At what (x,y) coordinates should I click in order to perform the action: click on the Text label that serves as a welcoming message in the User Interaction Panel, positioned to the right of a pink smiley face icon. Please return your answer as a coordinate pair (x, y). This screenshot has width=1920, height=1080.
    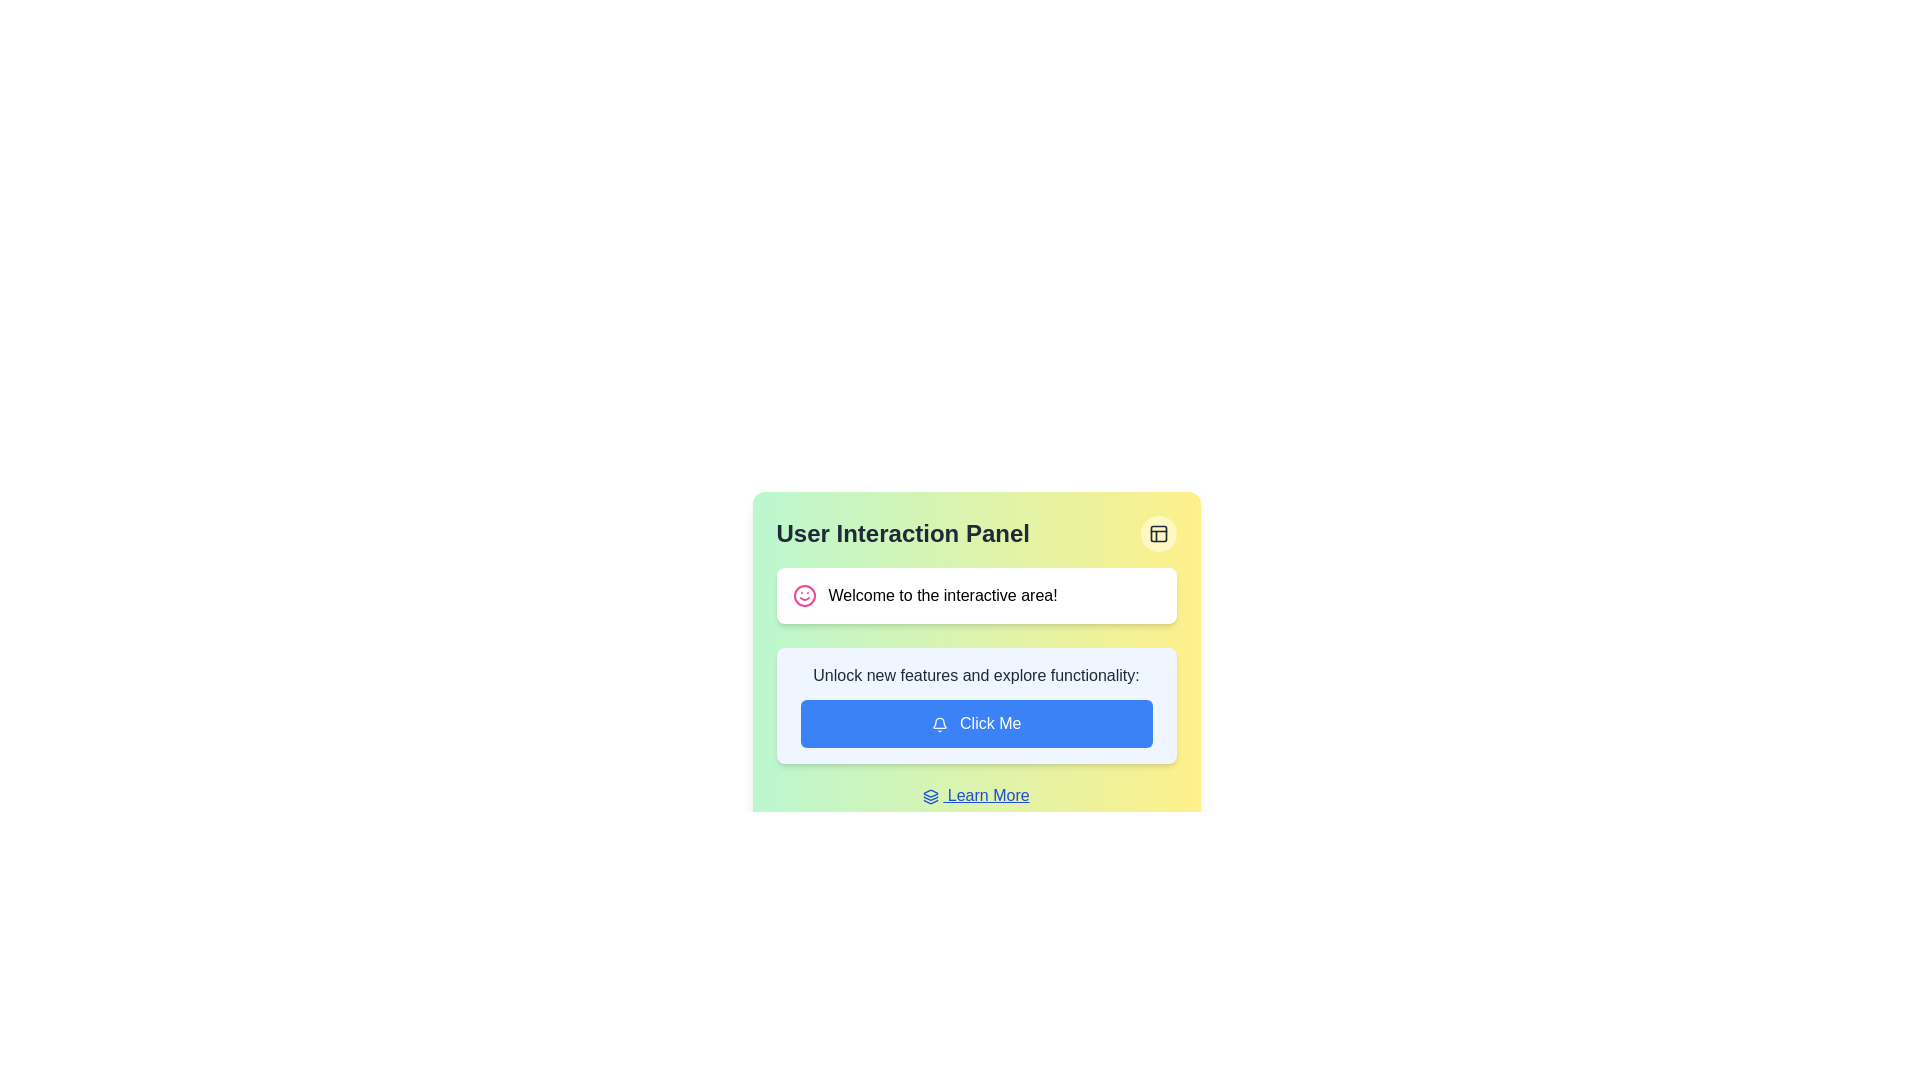
    Looking at the image, I should click on (942, 595).